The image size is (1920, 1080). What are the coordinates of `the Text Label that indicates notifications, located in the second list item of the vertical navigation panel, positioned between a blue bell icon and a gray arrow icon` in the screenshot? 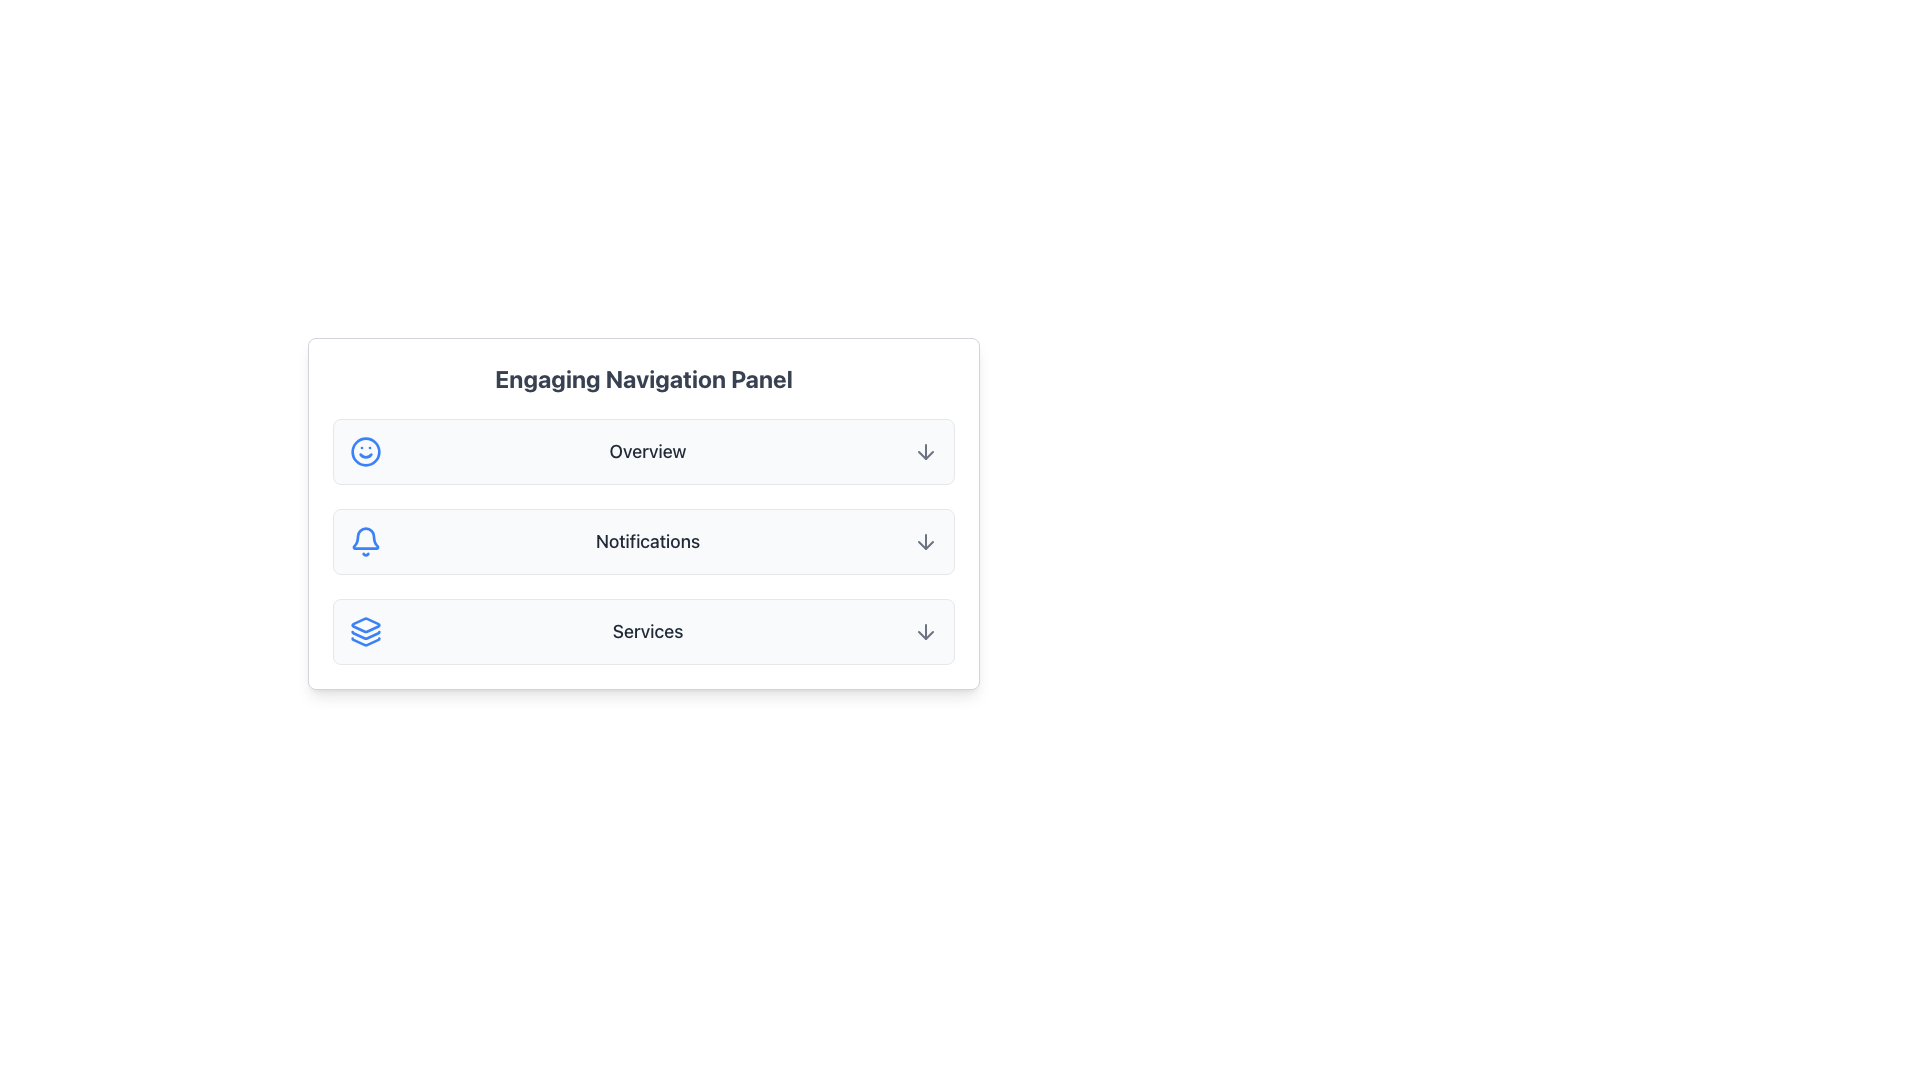 It's located at (648, 542).